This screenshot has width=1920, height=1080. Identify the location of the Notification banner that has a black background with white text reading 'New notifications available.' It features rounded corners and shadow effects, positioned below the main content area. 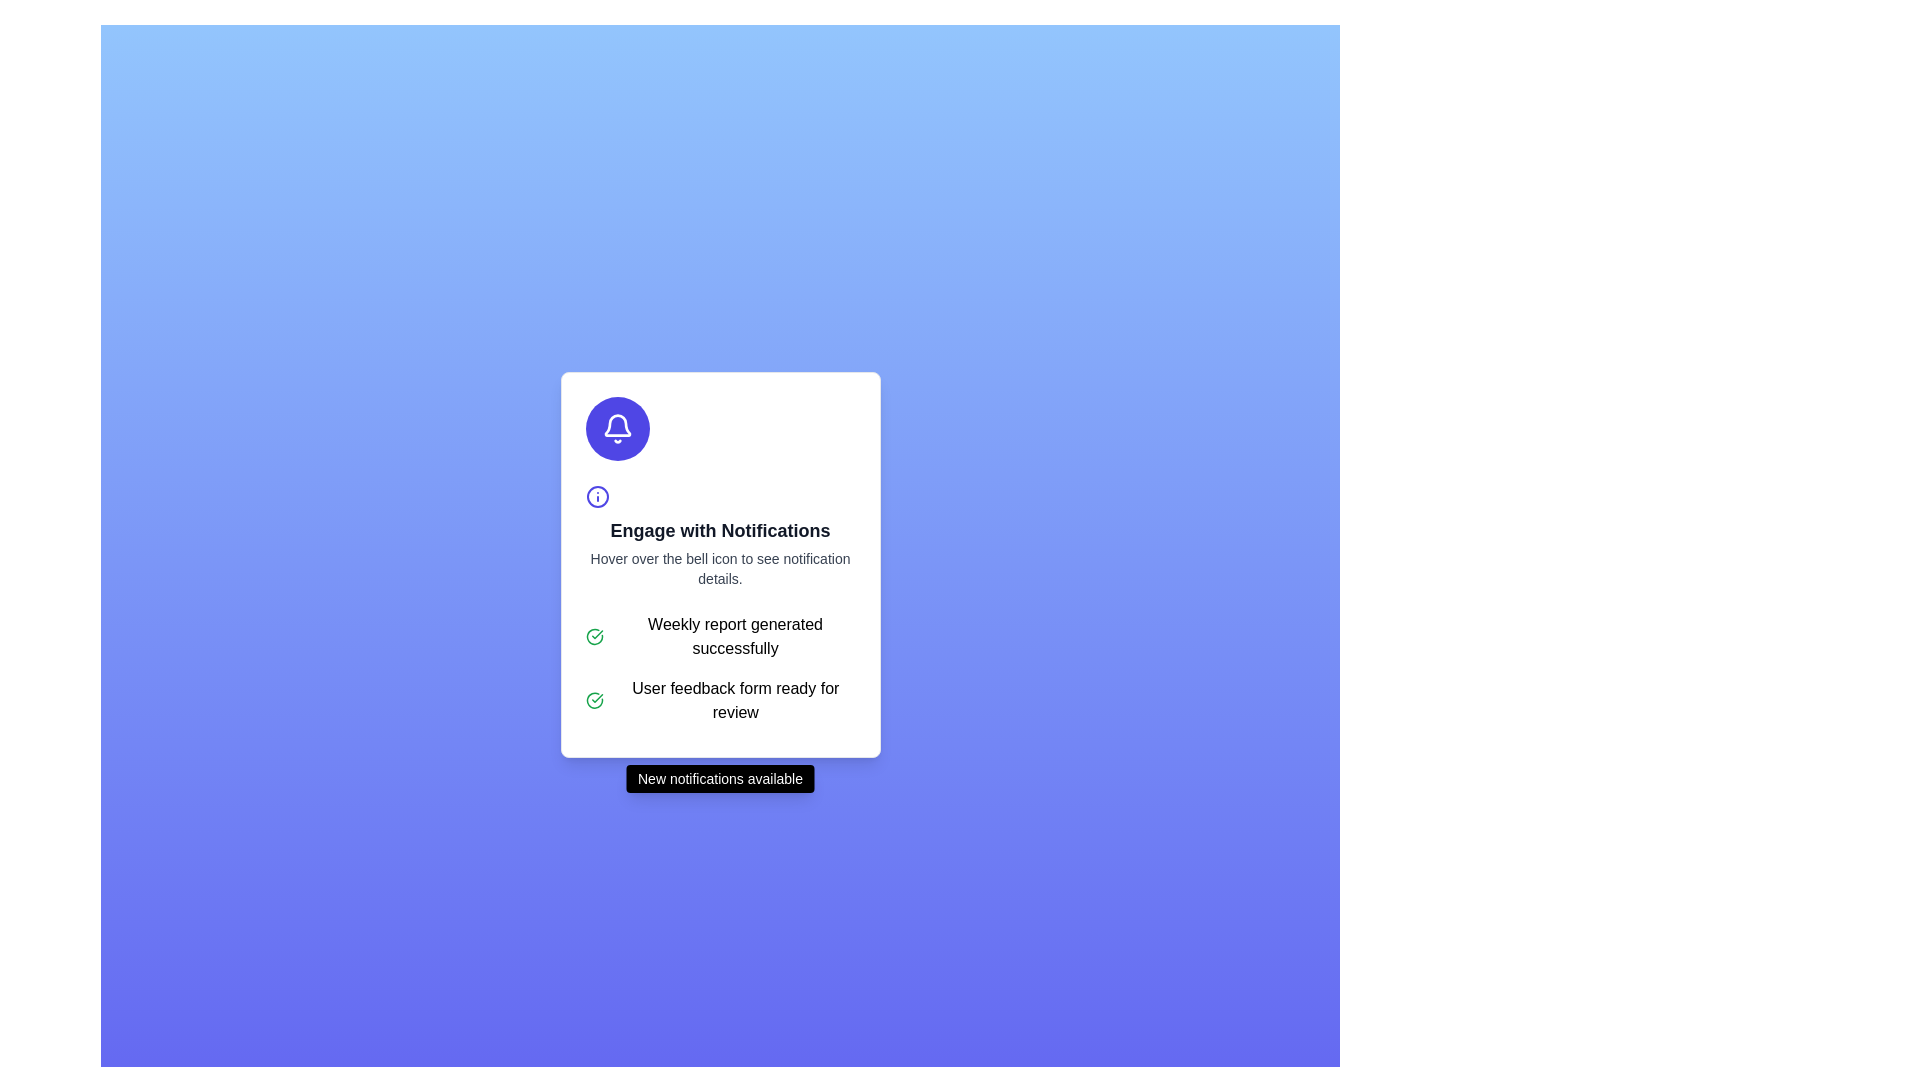
(720, 778).